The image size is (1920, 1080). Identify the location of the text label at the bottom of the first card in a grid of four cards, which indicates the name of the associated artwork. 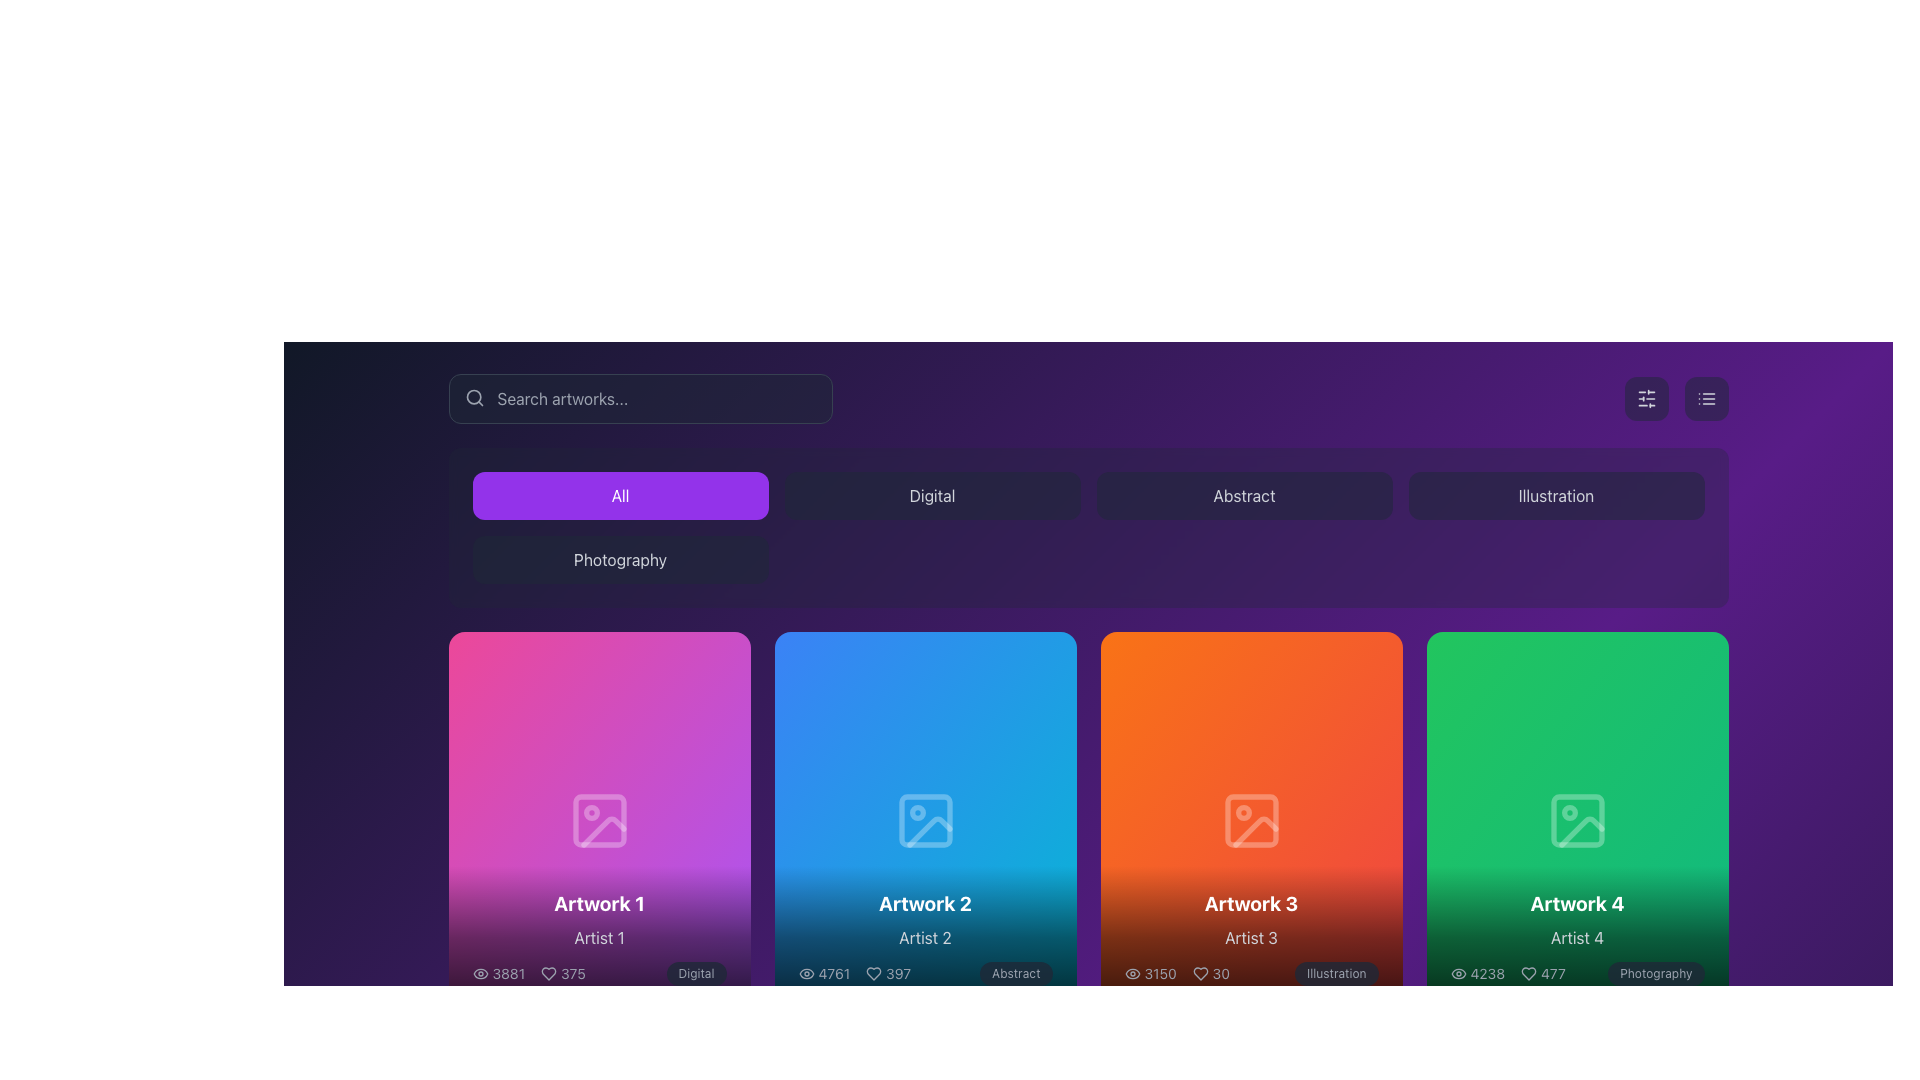
(598, 903).